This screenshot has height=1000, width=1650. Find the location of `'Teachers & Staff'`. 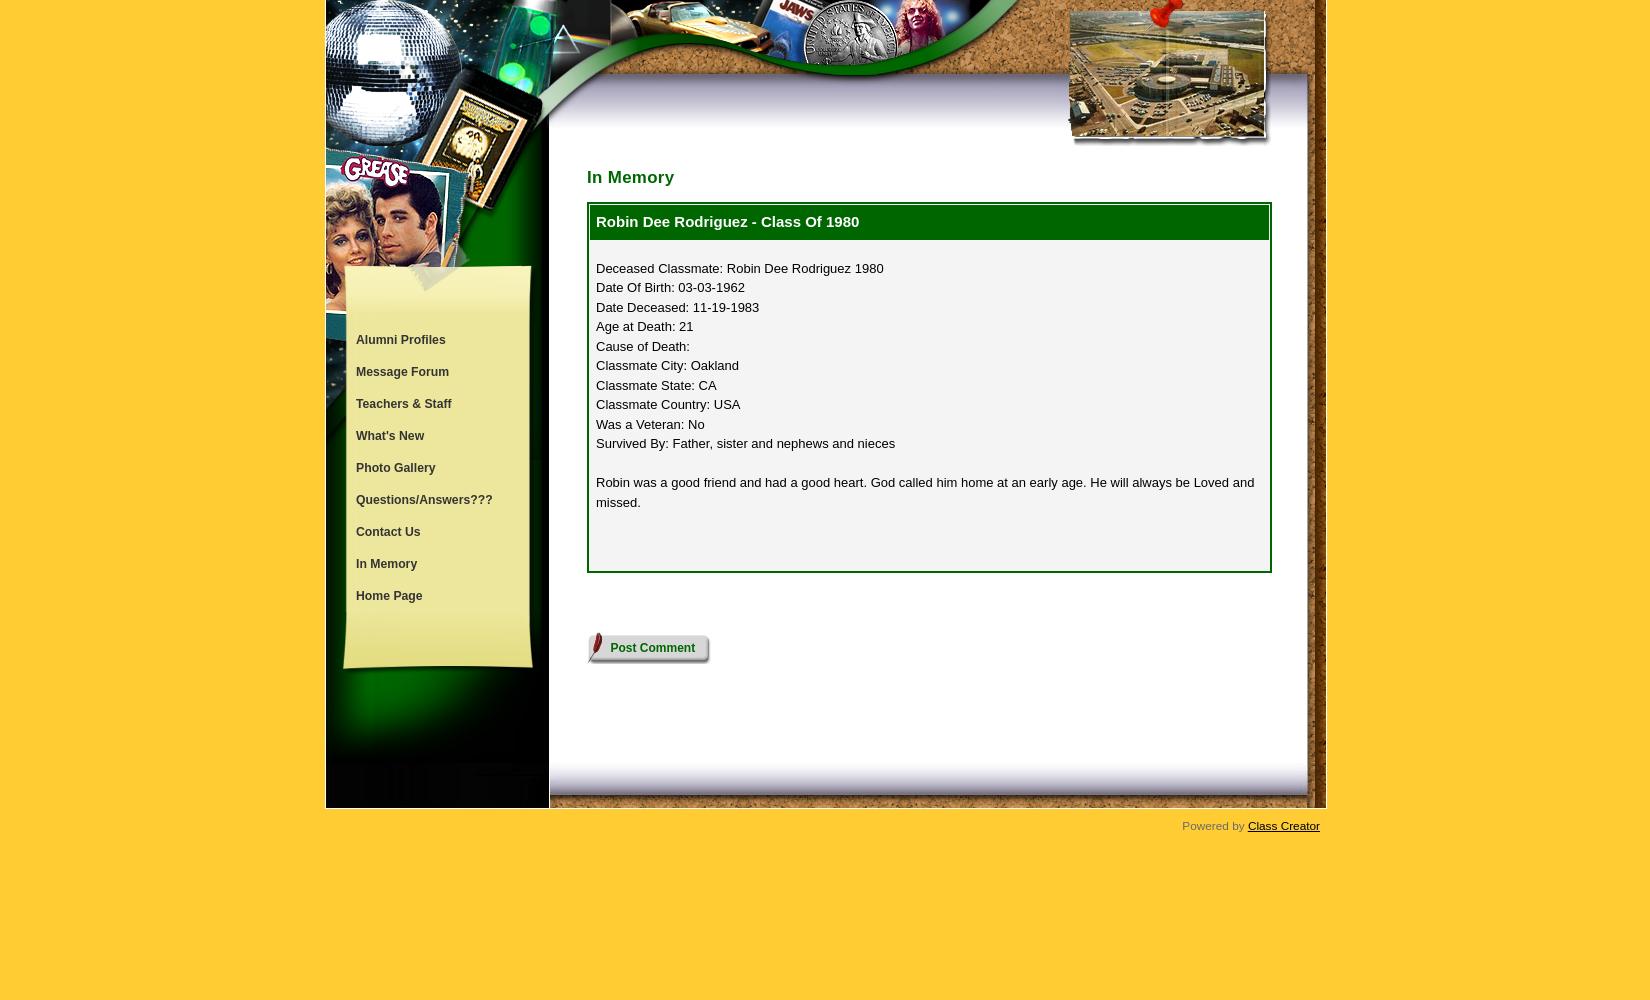

'Teachers & Staff' is located at coordinates (403, 404).